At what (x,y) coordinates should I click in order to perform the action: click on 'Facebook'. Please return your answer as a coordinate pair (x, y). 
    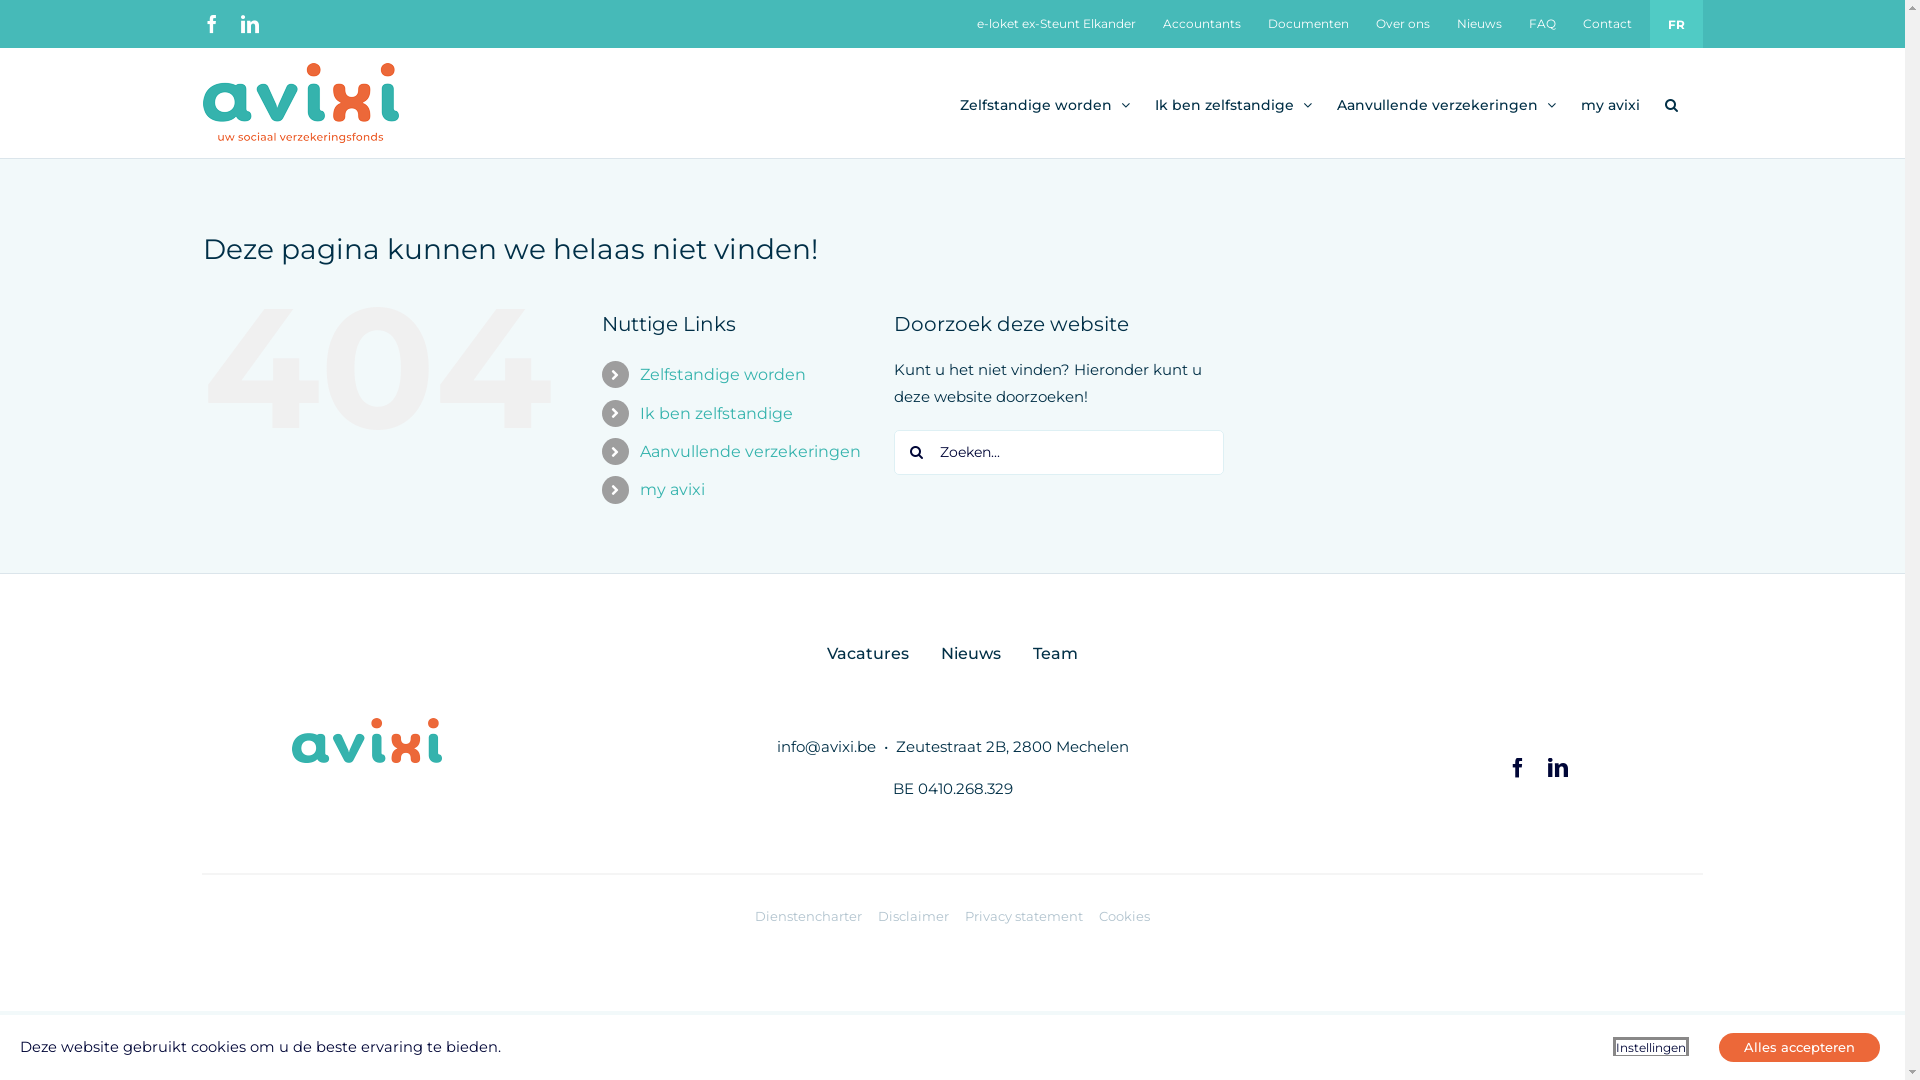
    Looking at the image, I should click on (211, 23).